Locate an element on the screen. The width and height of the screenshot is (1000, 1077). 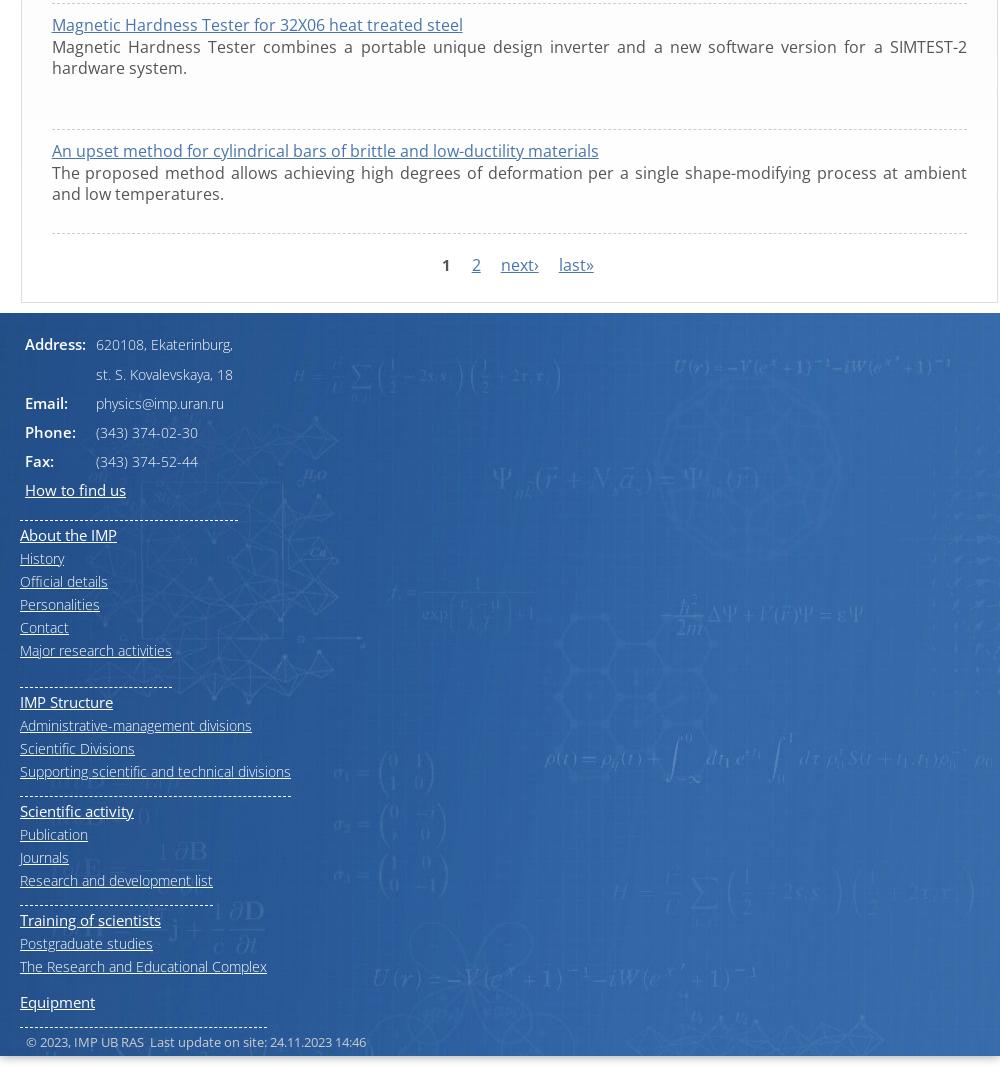
'Scientific Divisions' is located at coordinates (76, 746).